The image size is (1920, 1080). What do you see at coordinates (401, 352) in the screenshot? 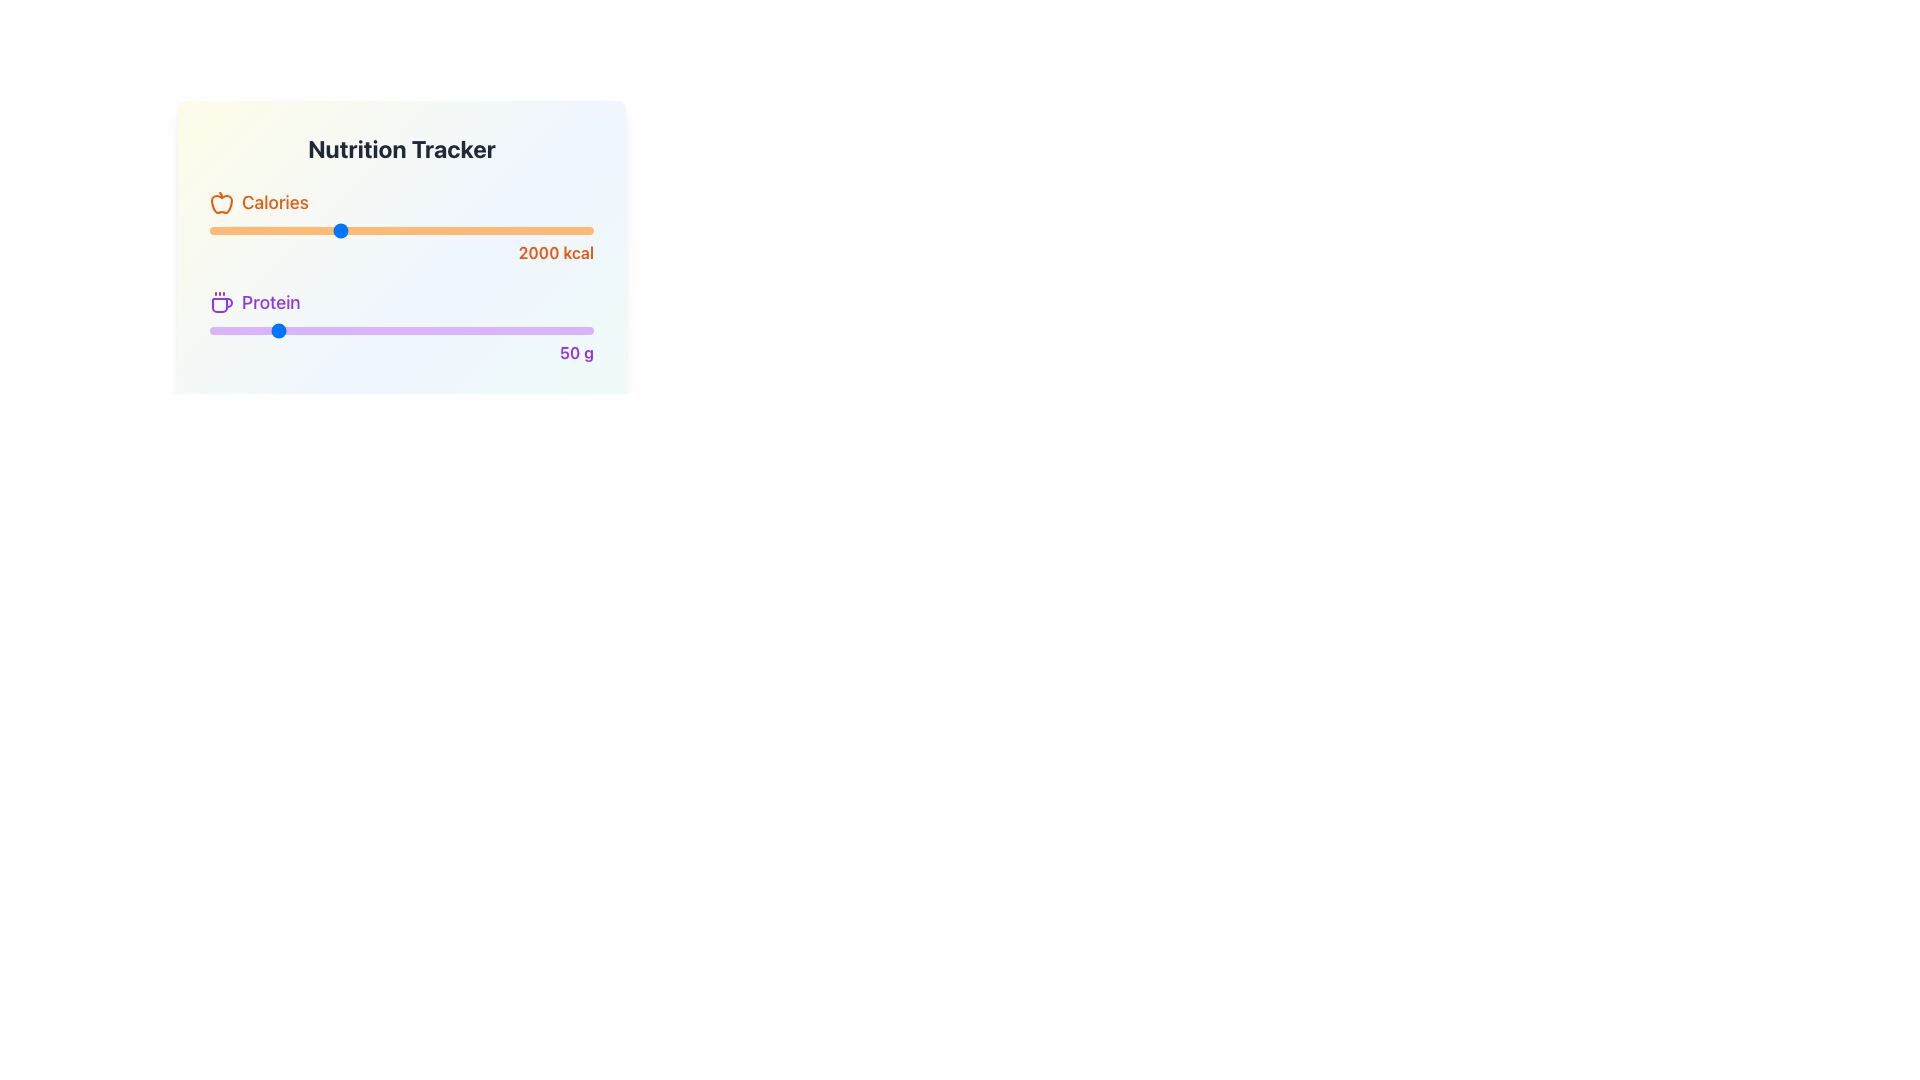
I see `the text label displaying '50 g', which is right-aligned, bold, and purple, located to the right of the 'Protein' slider in the 'Nutrition Tracker' section` at bounding box center [401, 352].